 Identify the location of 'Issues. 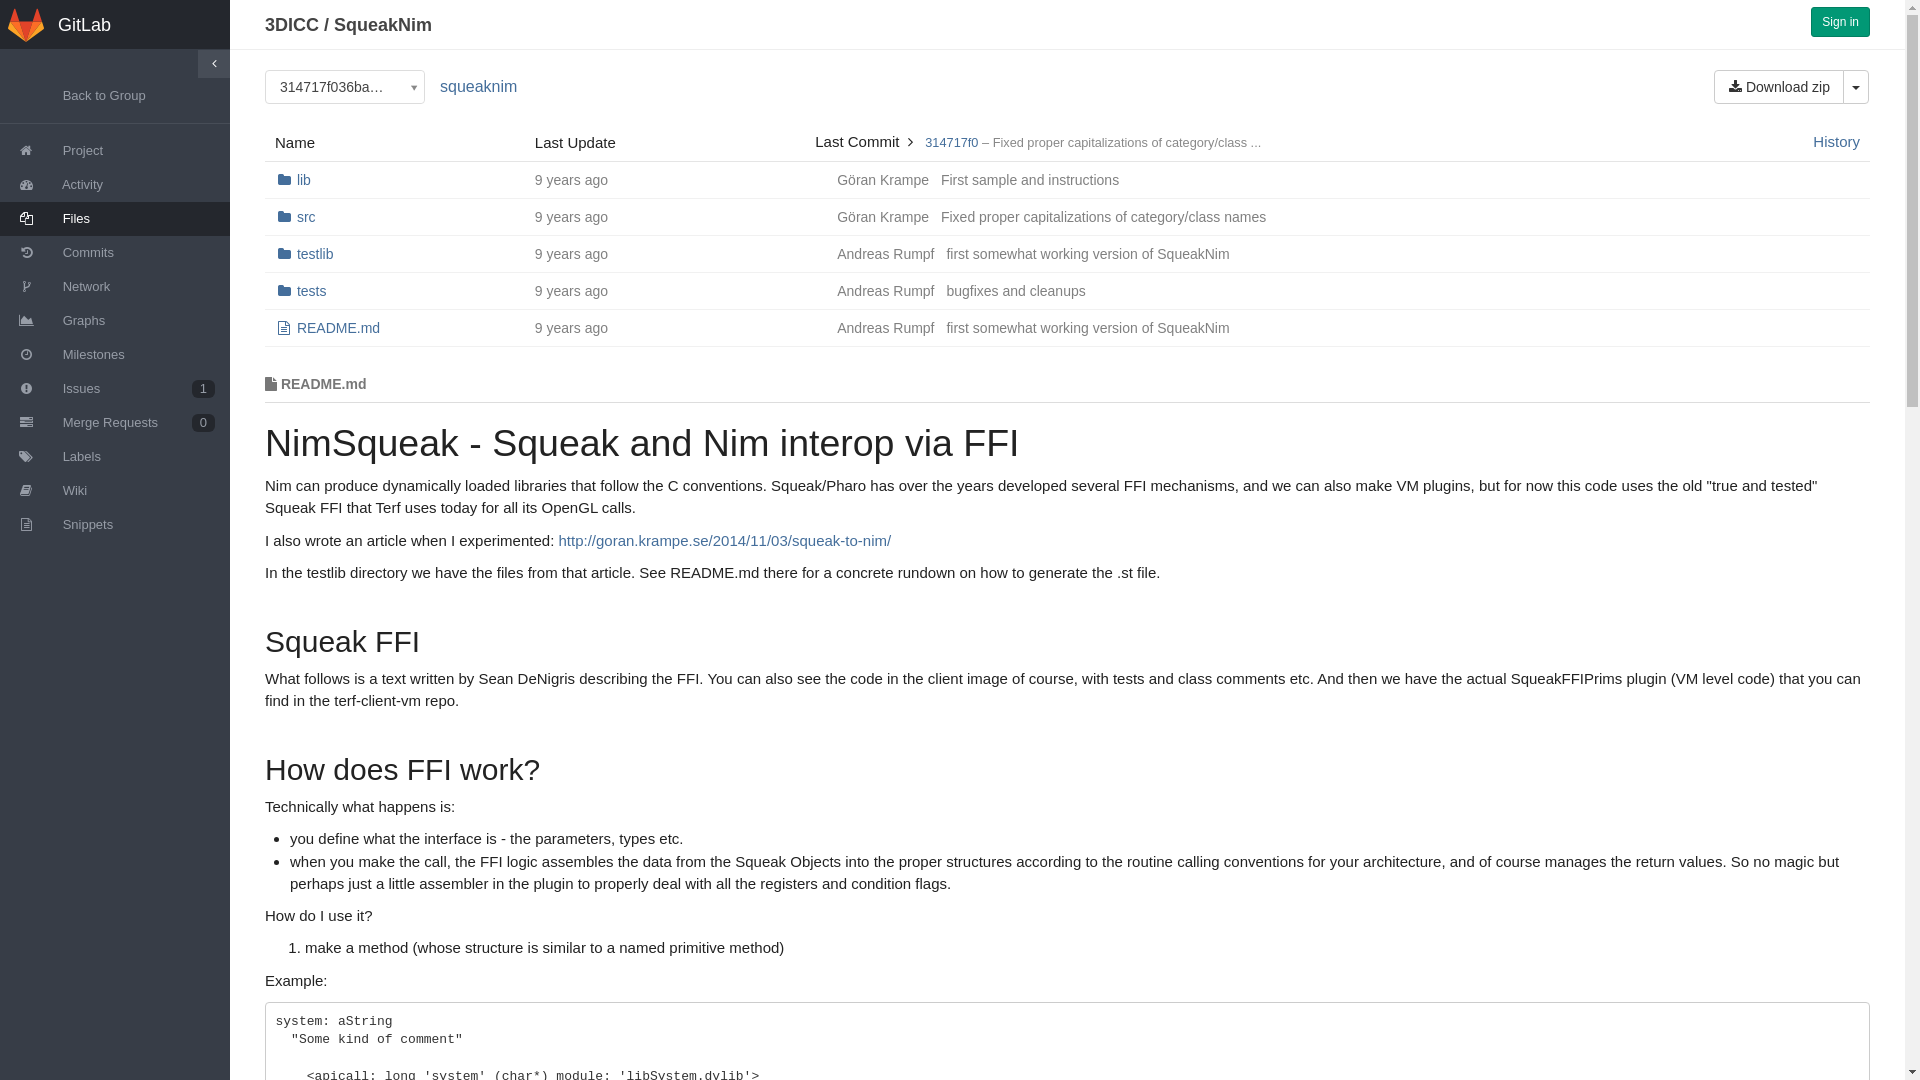
(0, 389).